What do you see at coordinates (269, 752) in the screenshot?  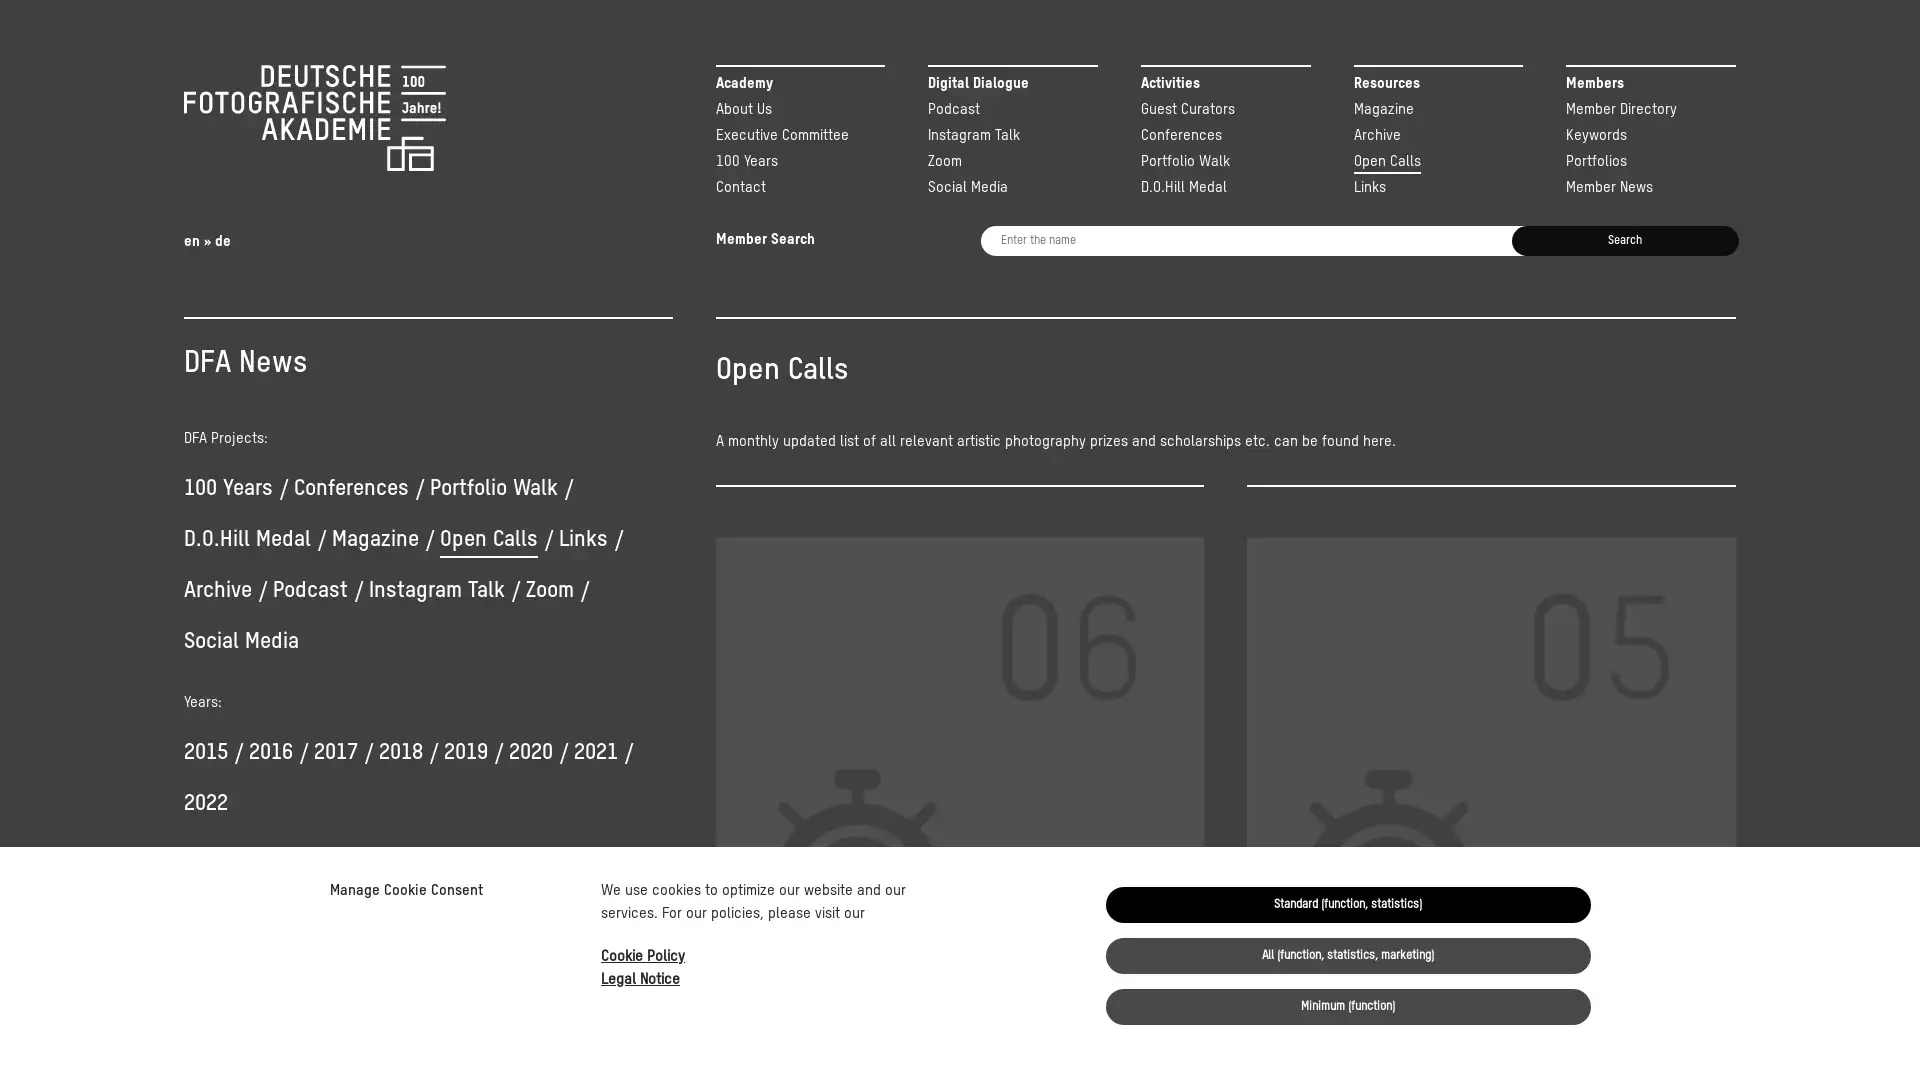 I see `2016` at bounding box center [269, 752].